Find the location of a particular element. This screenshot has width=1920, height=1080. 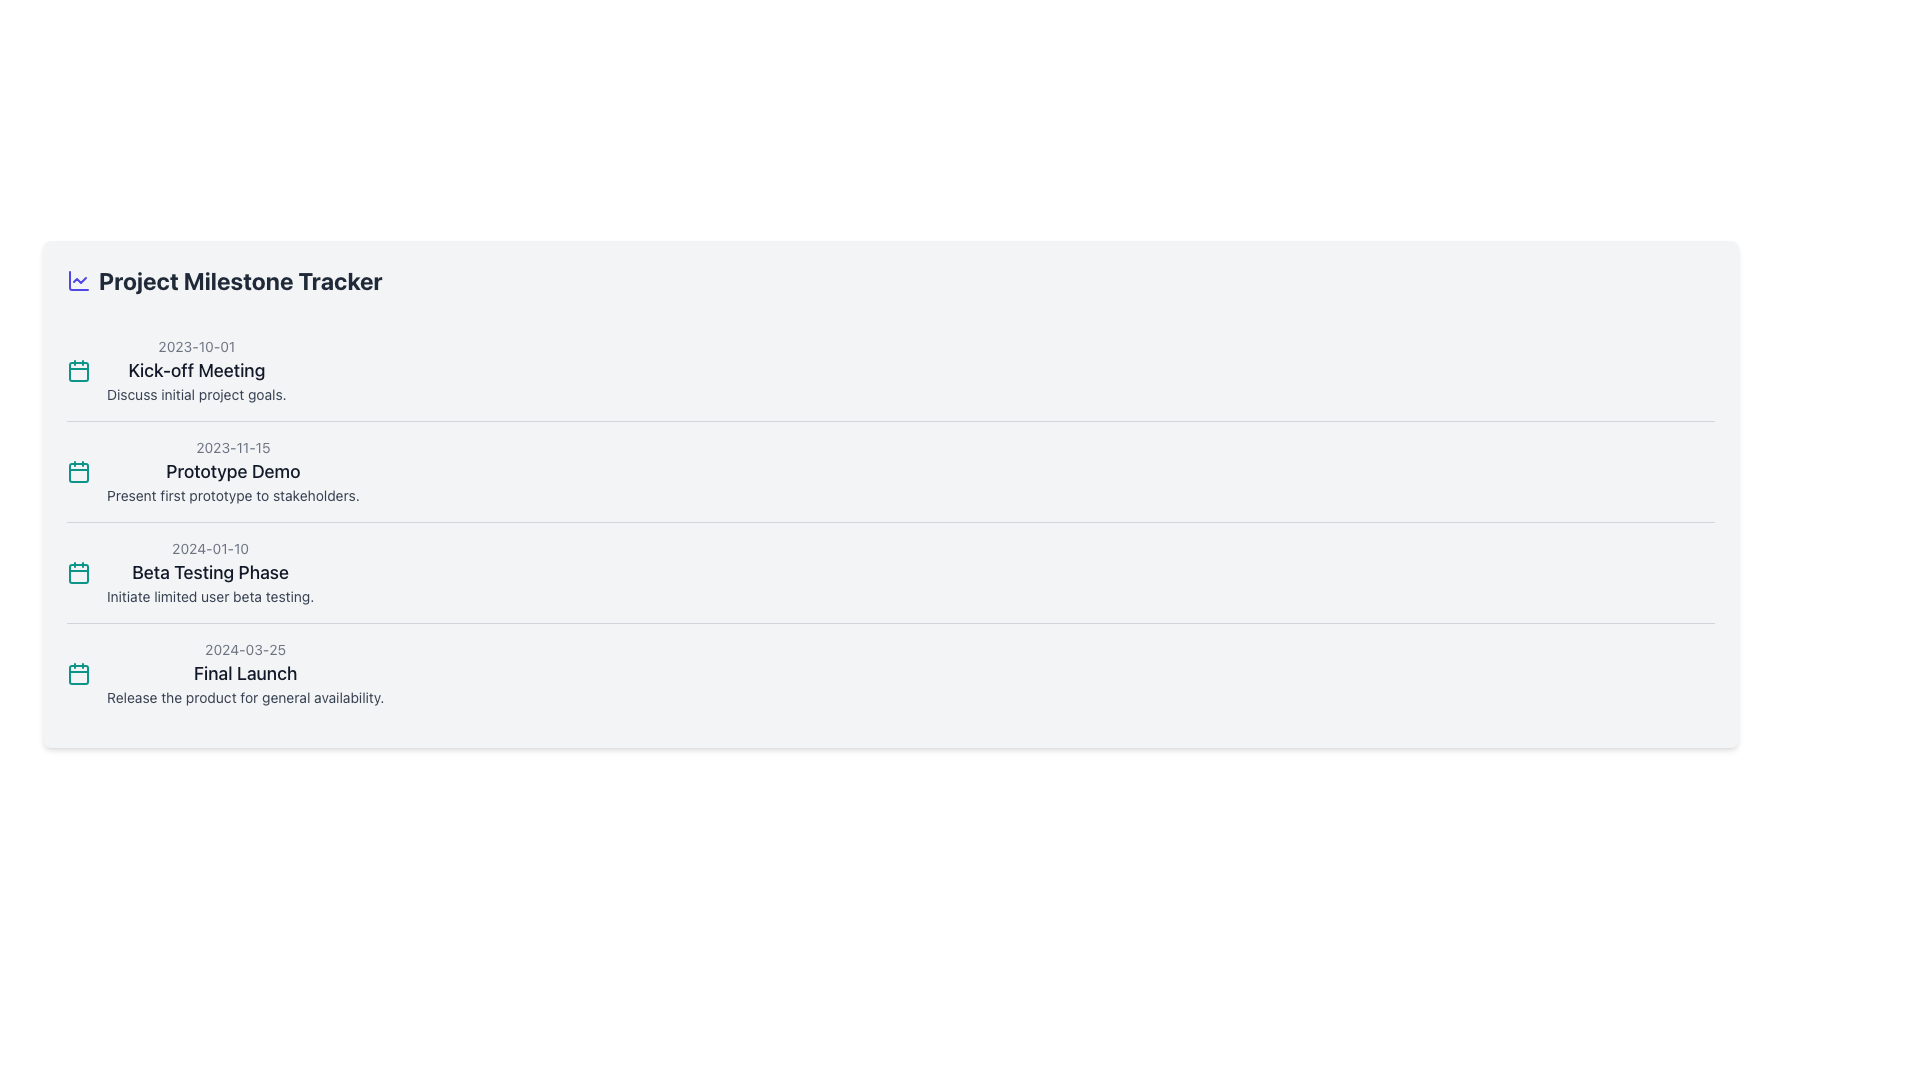

the text label displaying '2023-10-01' in light gray font located at the top of the event description block for the 'Kick-off Meeting' is located at coordinates (196, 346).